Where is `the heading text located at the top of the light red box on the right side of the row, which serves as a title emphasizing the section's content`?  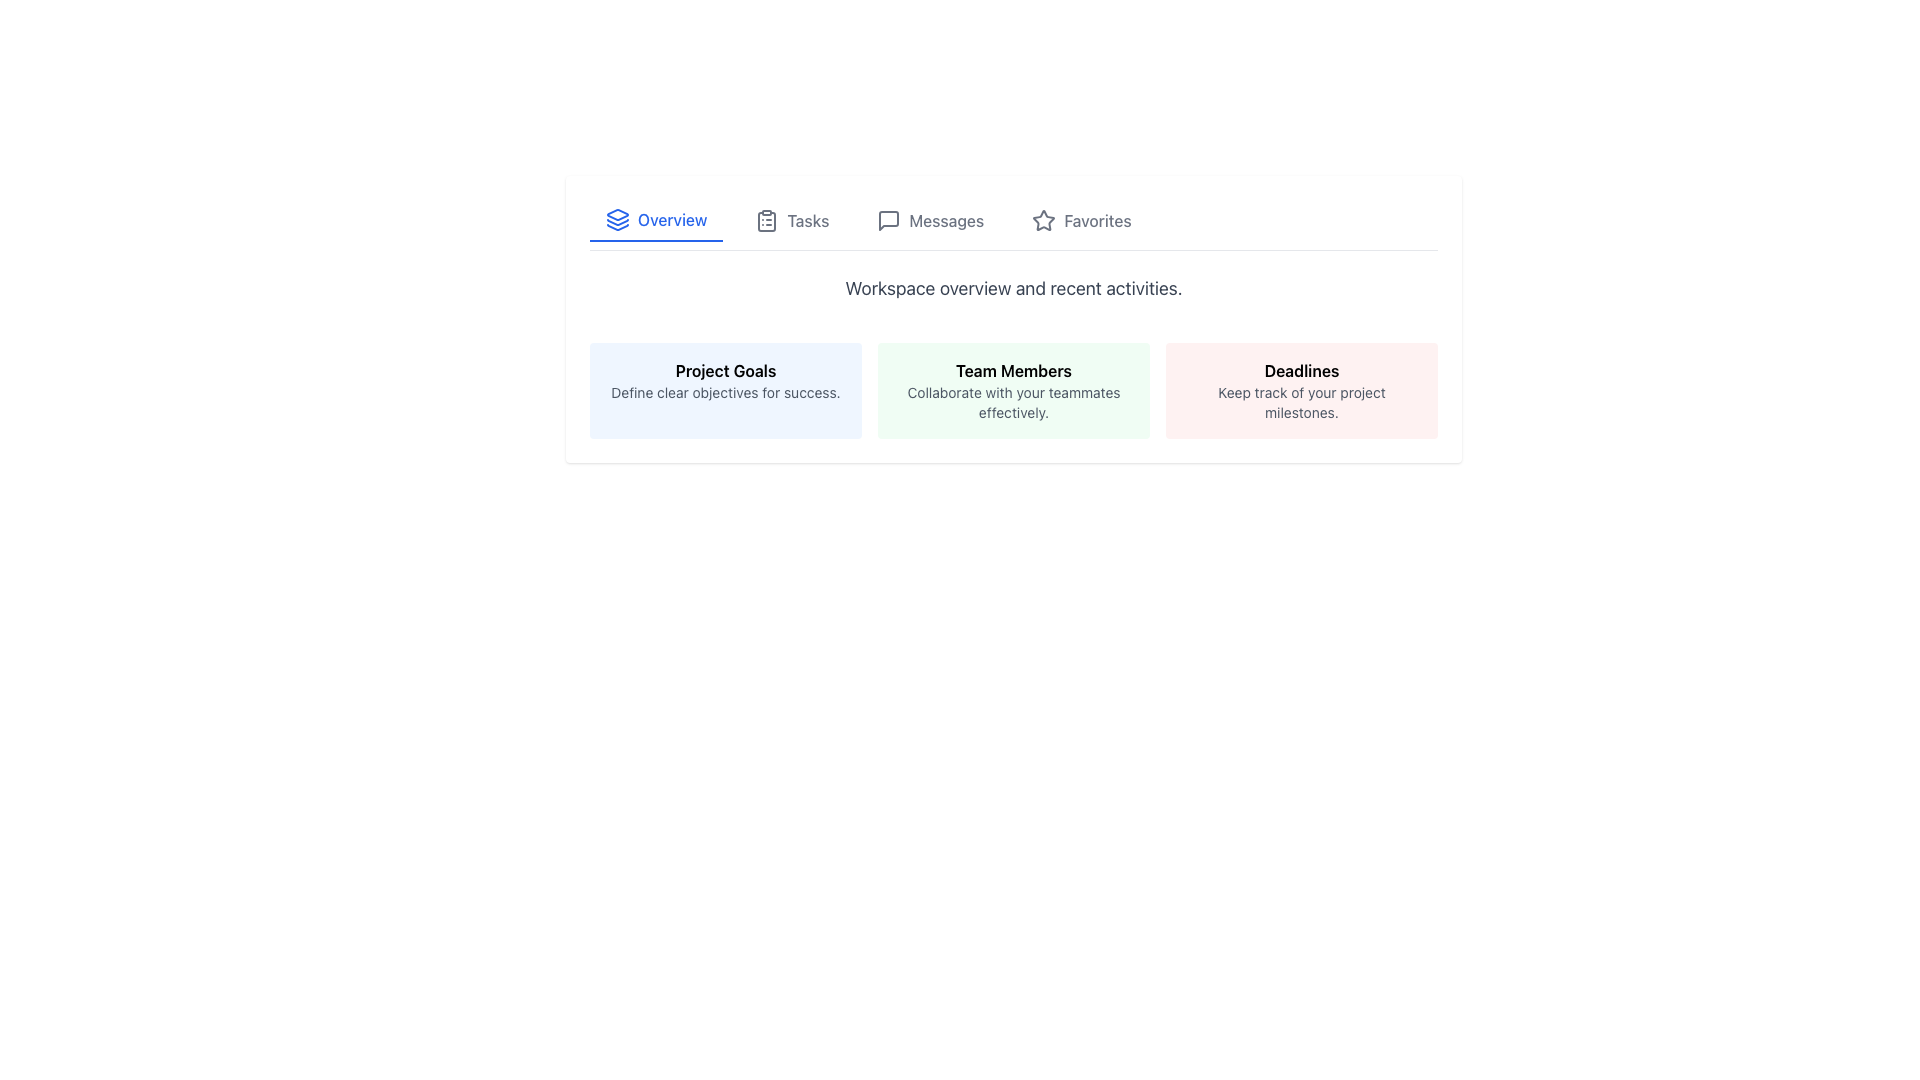
the heading text located at the top of the light red box on the right side of the row, which serves as a title emphasizing the section's content is located at coordinates (1301, 370).